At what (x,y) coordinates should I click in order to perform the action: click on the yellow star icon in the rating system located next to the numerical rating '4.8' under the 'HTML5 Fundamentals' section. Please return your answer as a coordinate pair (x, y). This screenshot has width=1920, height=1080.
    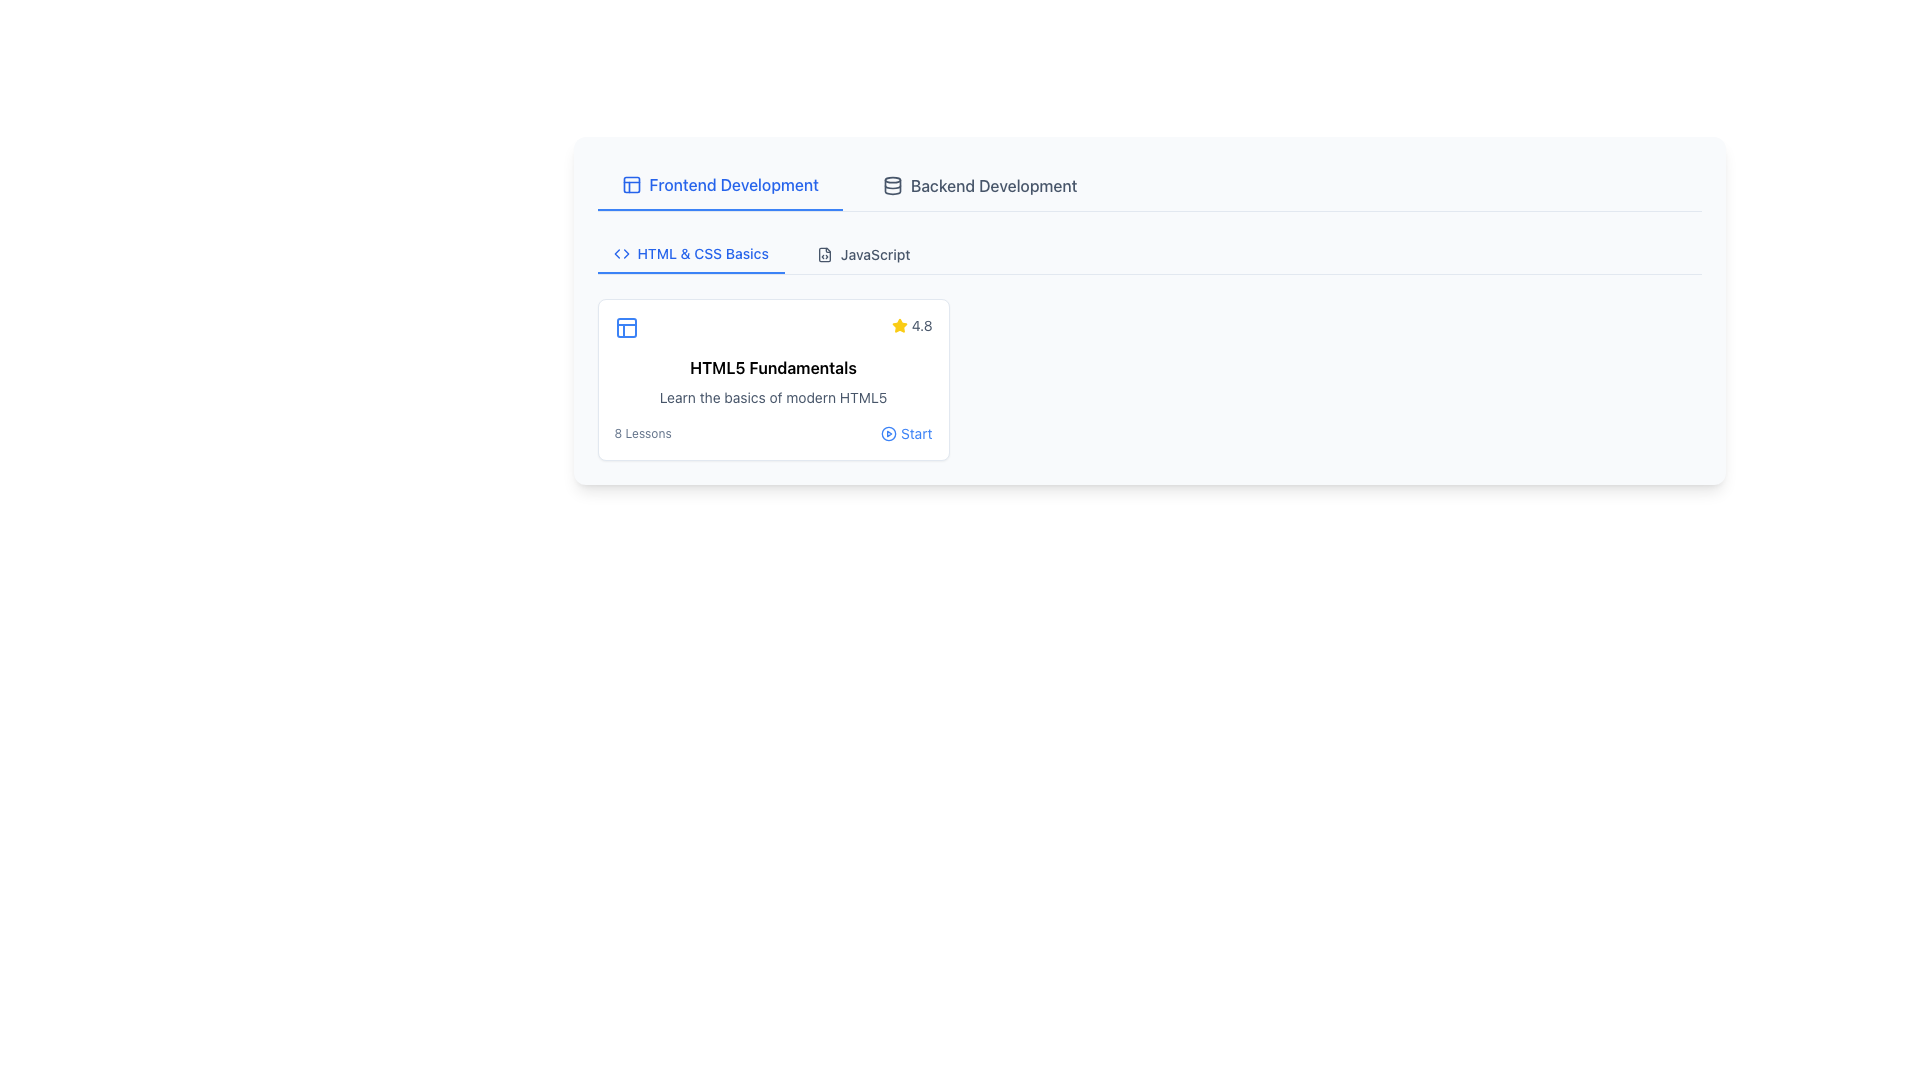
    Looking at the image, I should click on (898, 325).